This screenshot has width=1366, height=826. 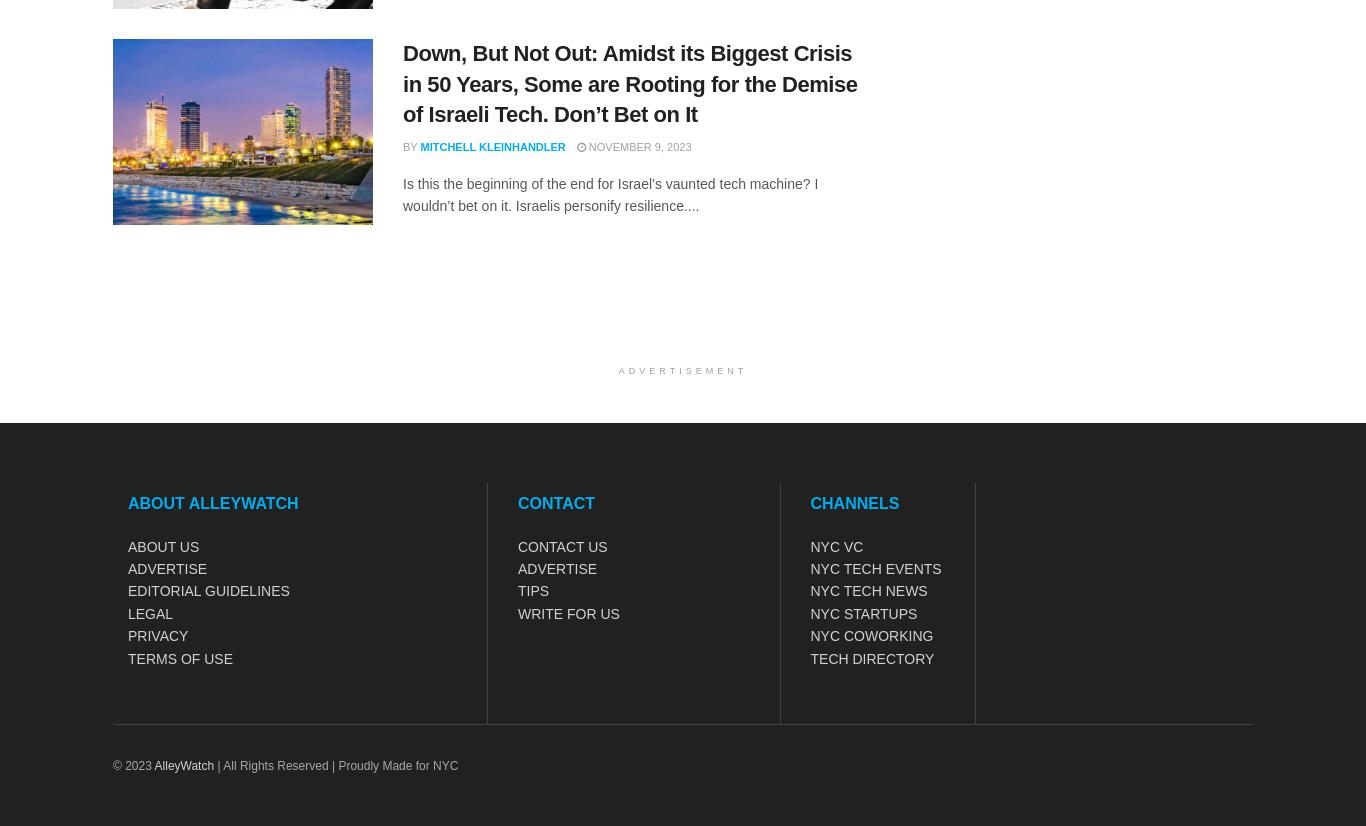 What do you see at coordinates (853, 502) in the screenshot?
I see `'CHANNELS'` at bounding box center [853, 502].